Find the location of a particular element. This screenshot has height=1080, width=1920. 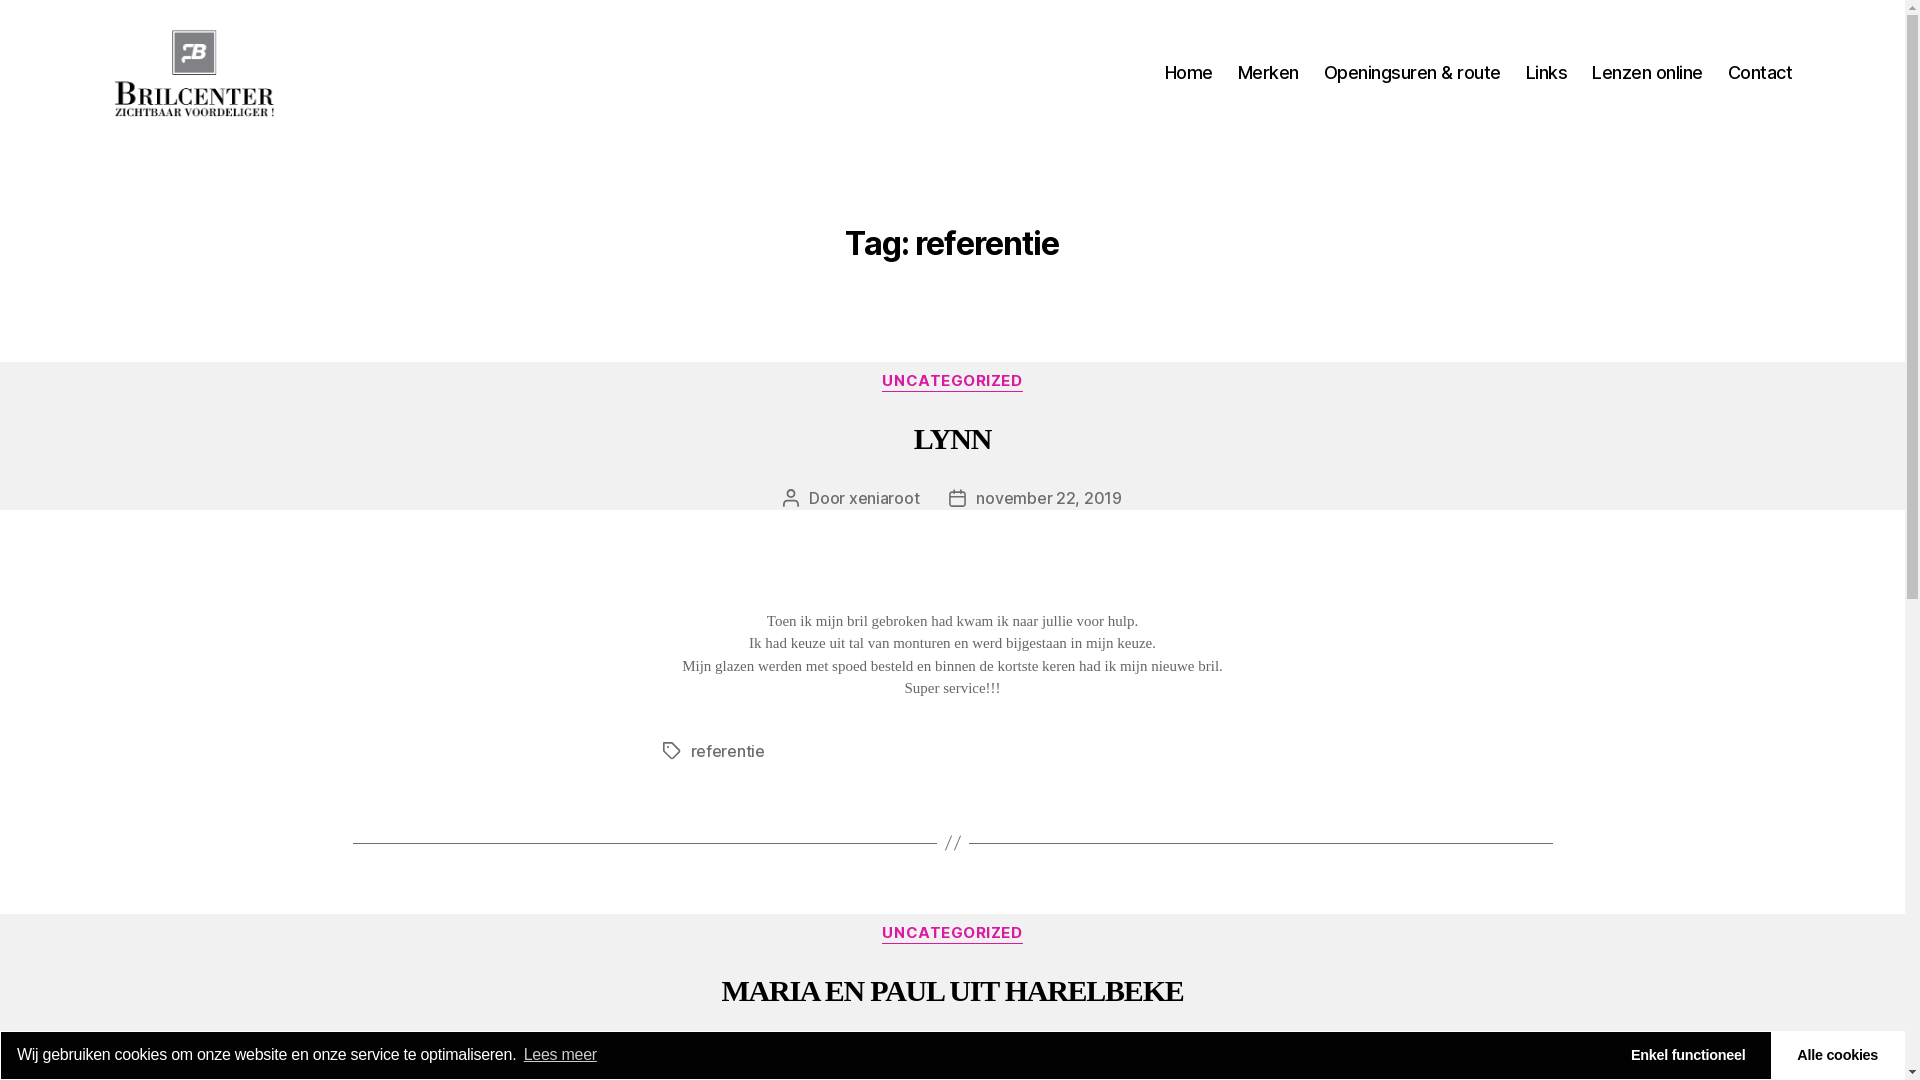

'Openingsuren & route' is located at coordinates (1411, 72).